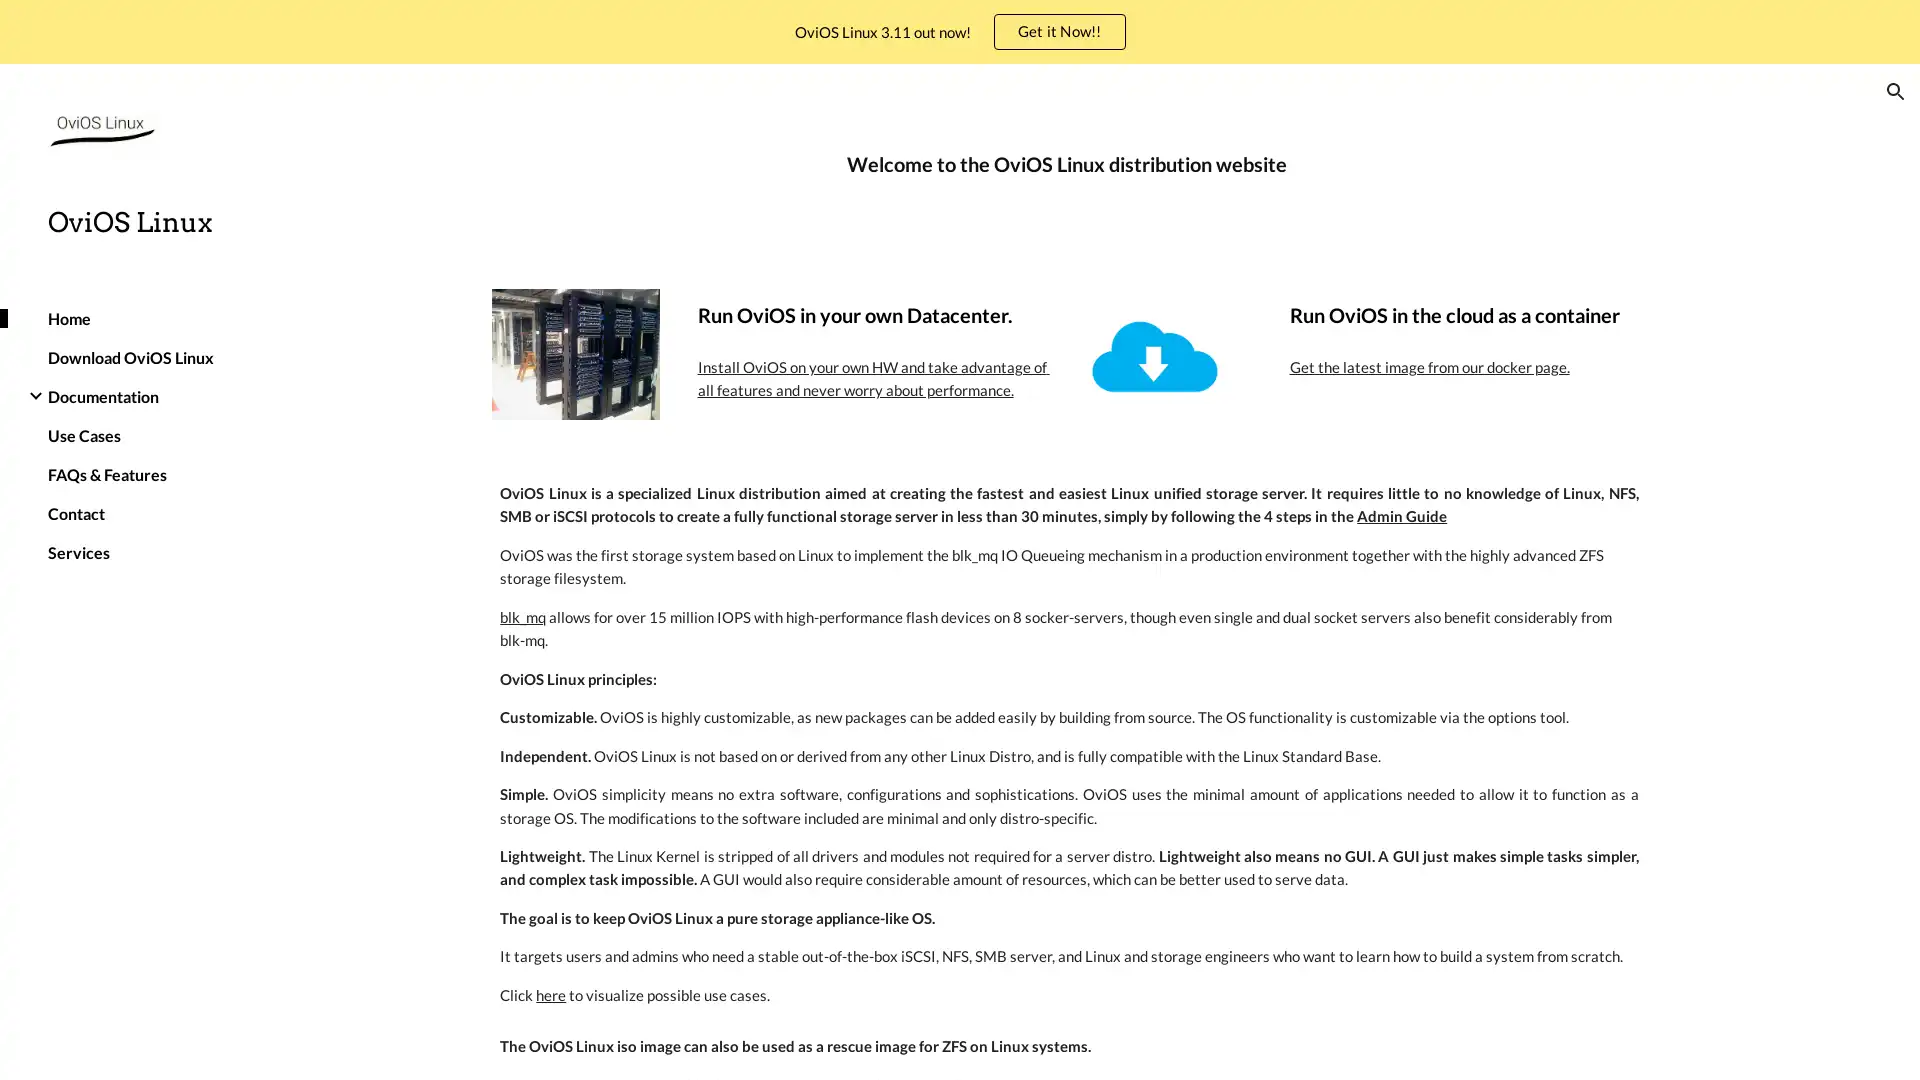 This screenshot has height=1080, width=1920. Describe the element at coordinates (285, 1044) in the screenshot. I see `Site actions` at that location.